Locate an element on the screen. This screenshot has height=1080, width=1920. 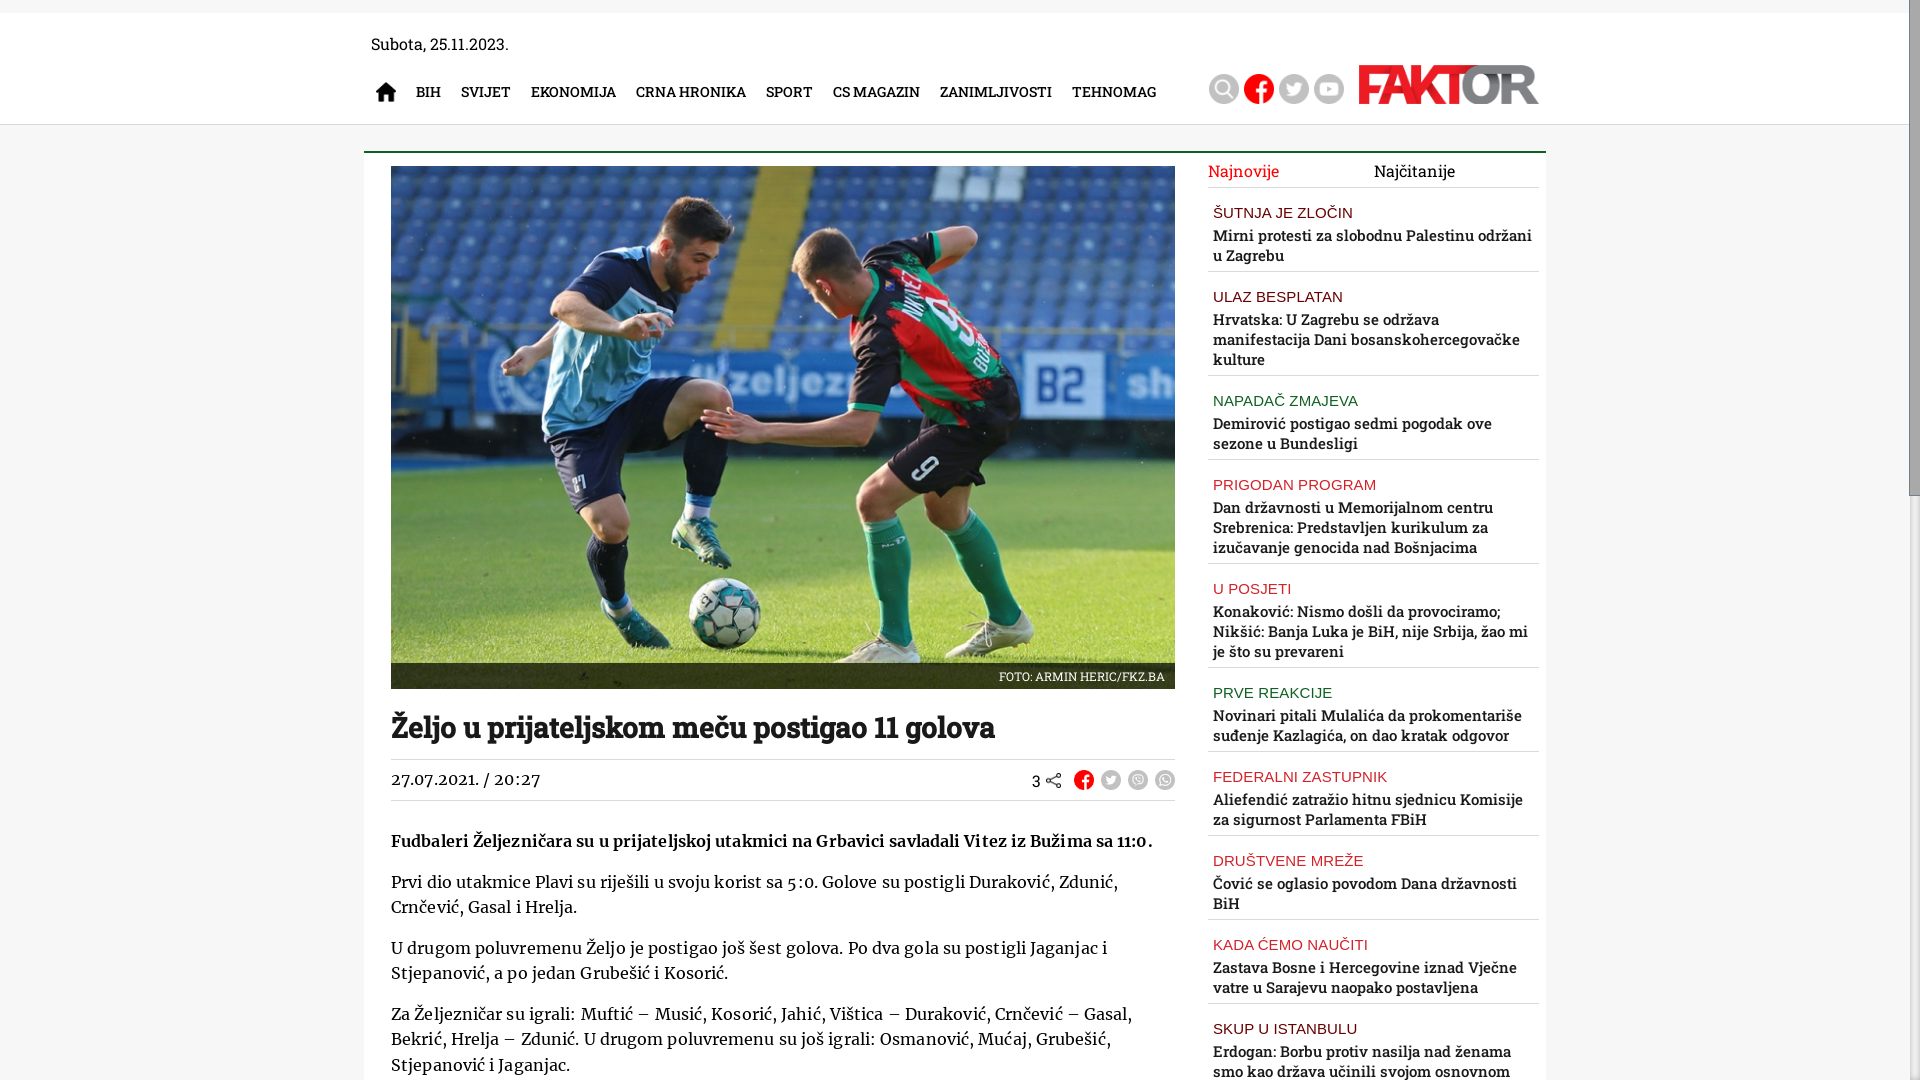
'CS MAGAZIN' is located at coordinates (833, 91).